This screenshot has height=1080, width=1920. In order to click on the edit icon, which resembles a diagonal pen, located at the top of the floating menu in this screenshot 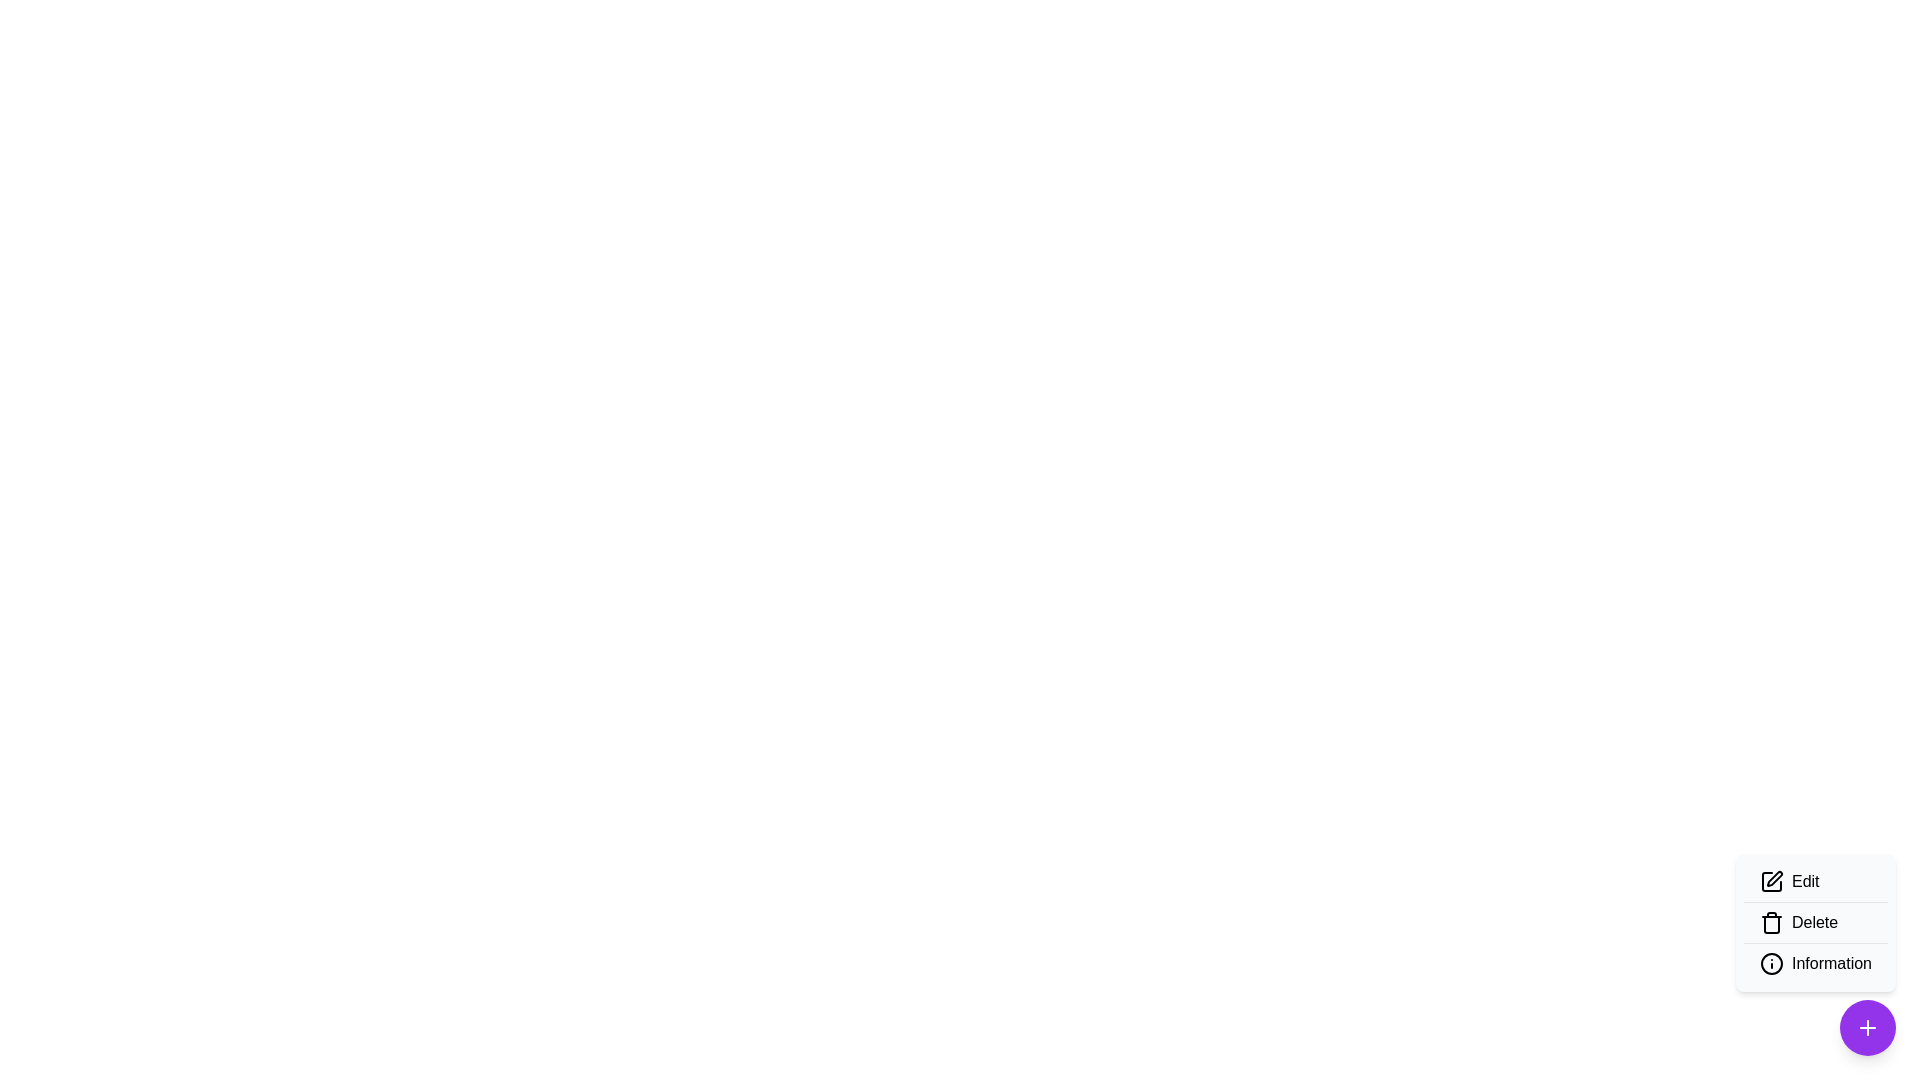, I will do `click(1775, 878)`.